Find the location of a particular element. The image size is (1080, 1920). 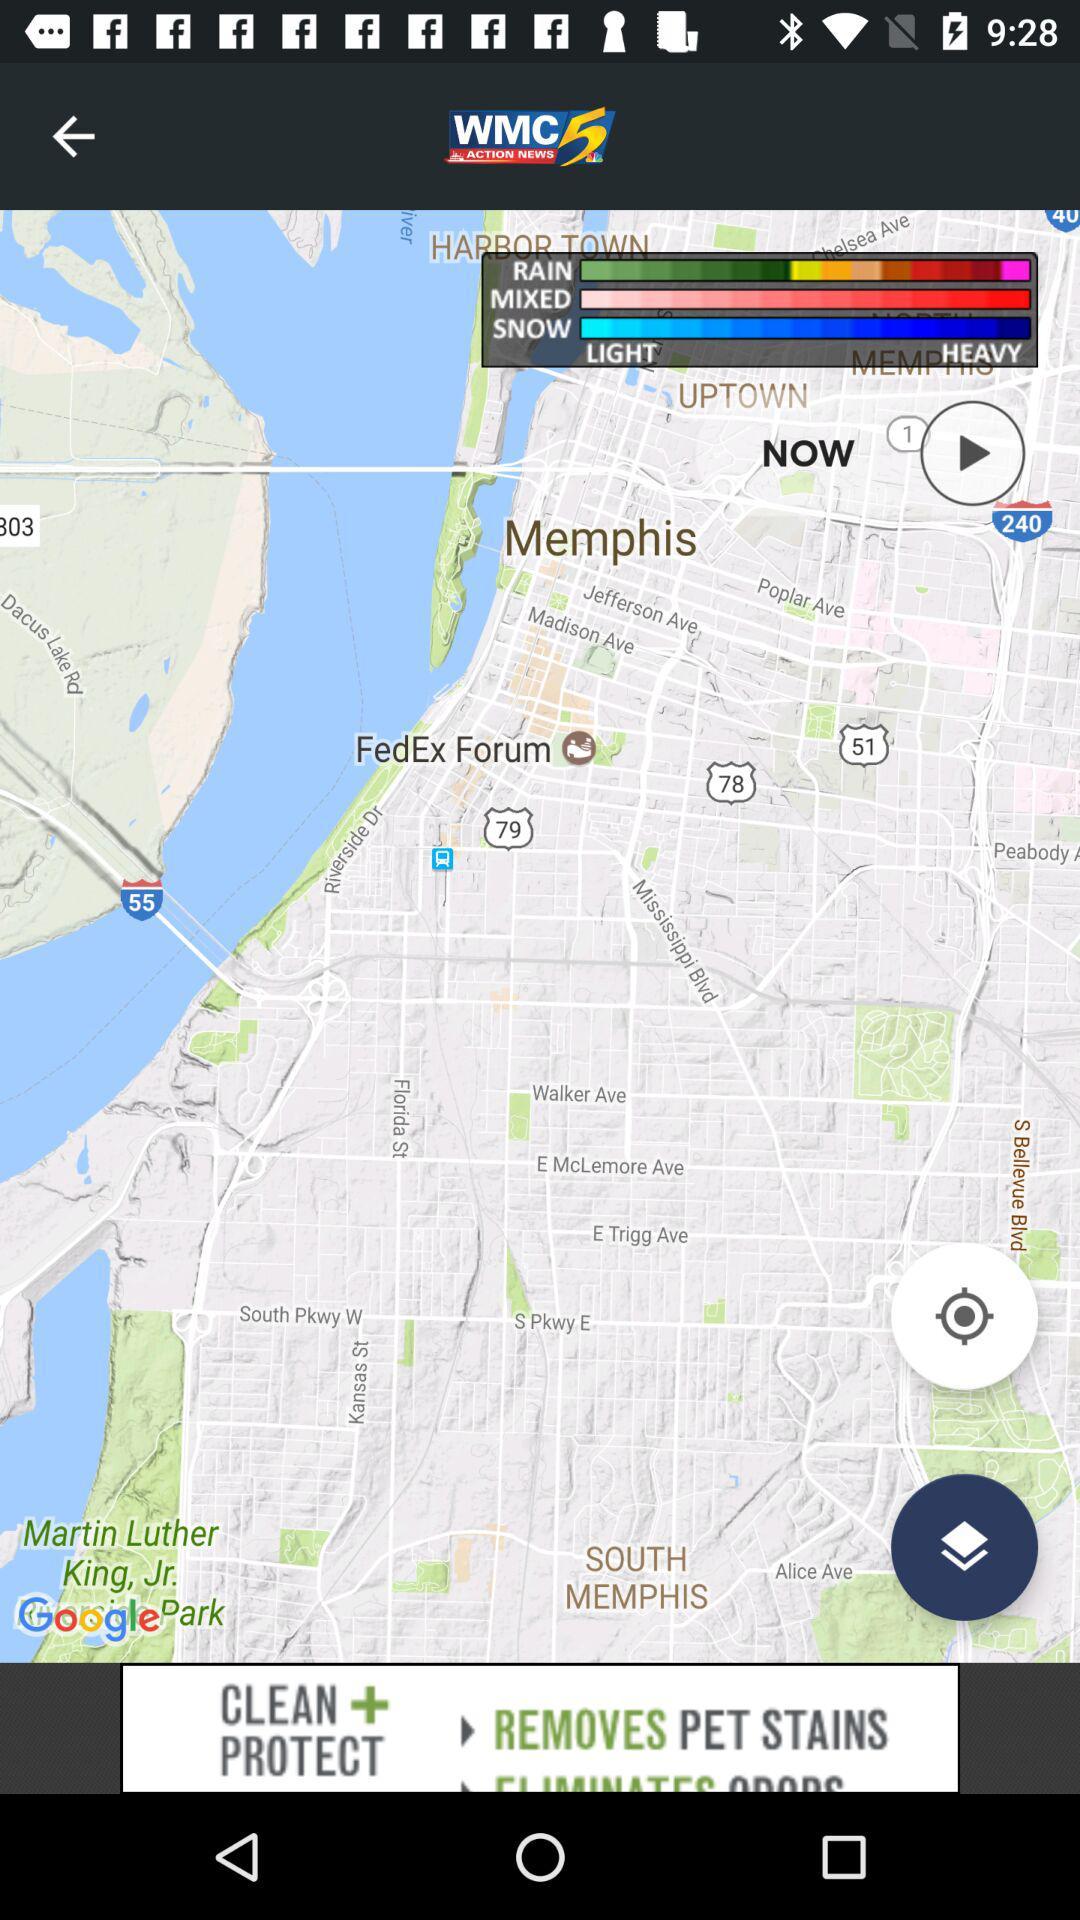

point is located at coordinates (963, 1316).